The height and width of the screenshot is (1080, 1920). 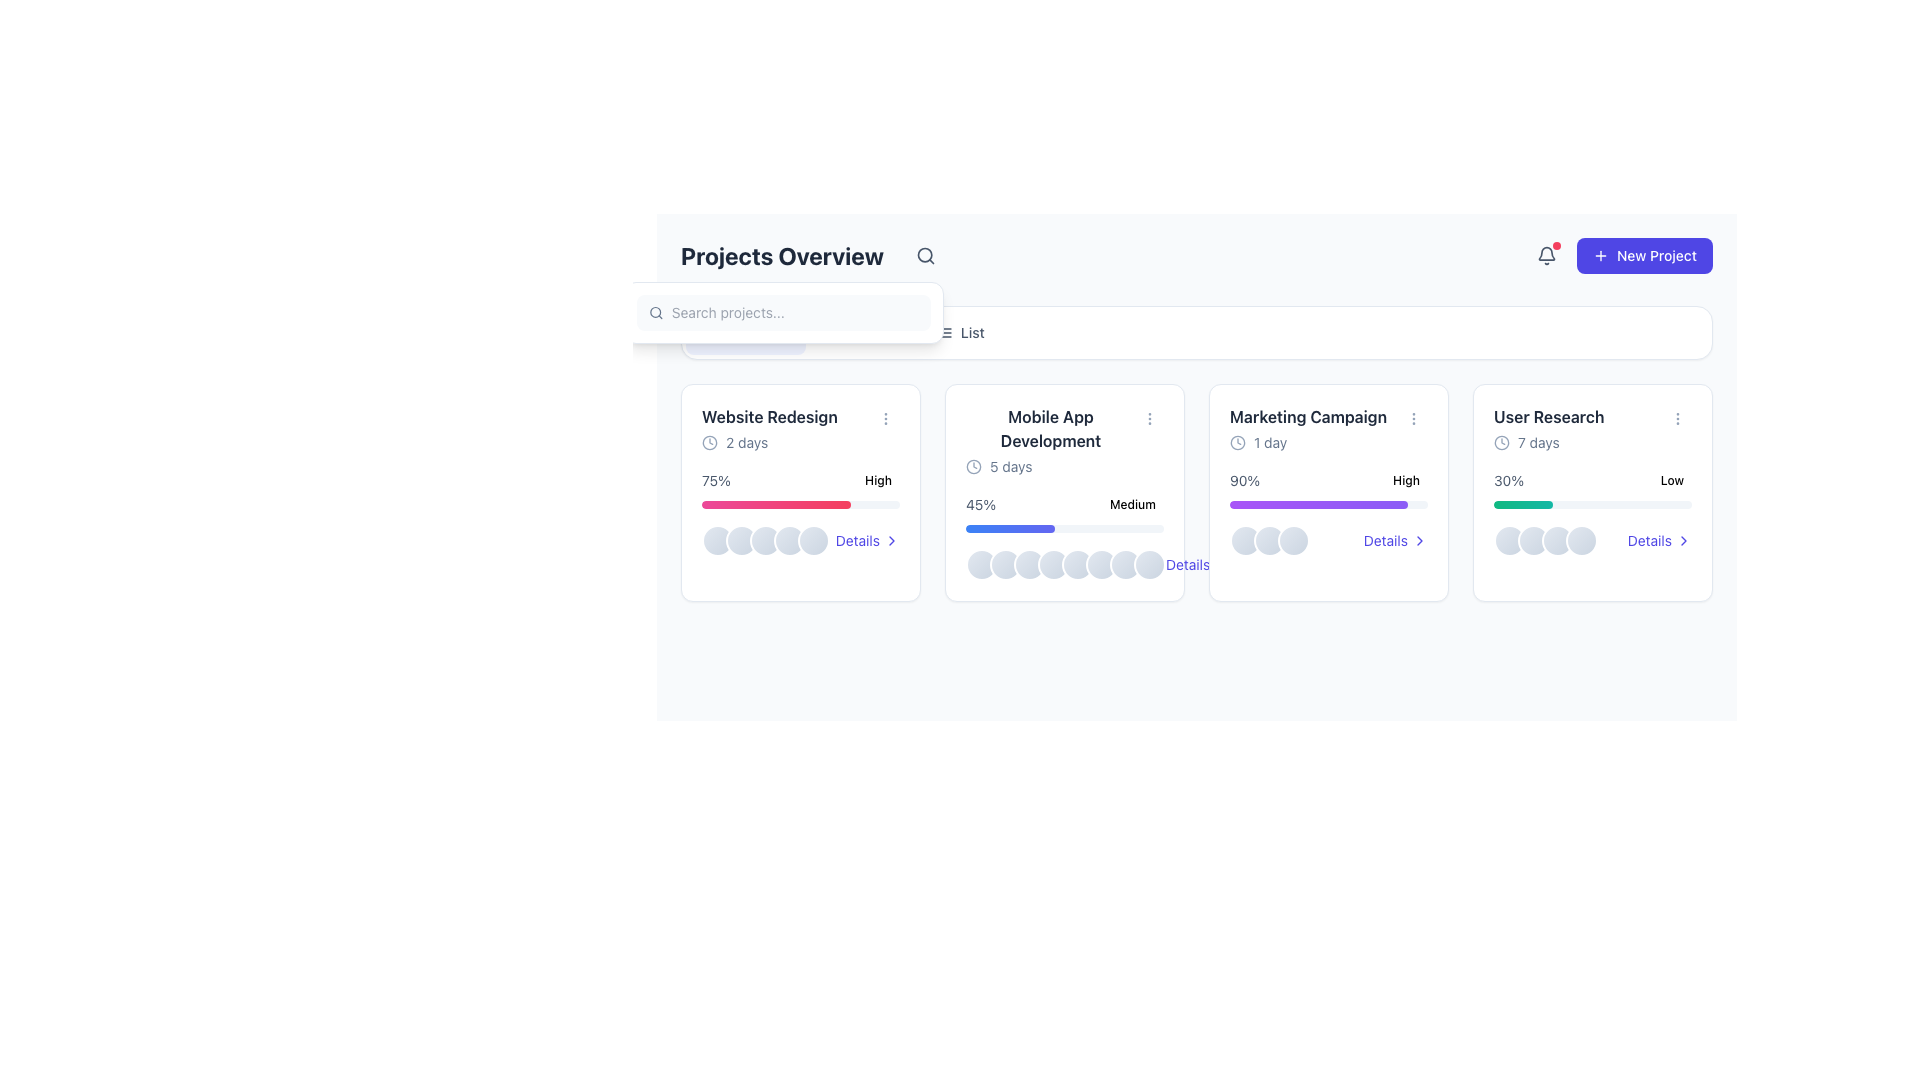 I want to click on the 'Medium' priority badge located on the 'Mobile App Development' card, positioned in the bottom right area near the percentage indicator (45%), so click(x=1132, y=504).